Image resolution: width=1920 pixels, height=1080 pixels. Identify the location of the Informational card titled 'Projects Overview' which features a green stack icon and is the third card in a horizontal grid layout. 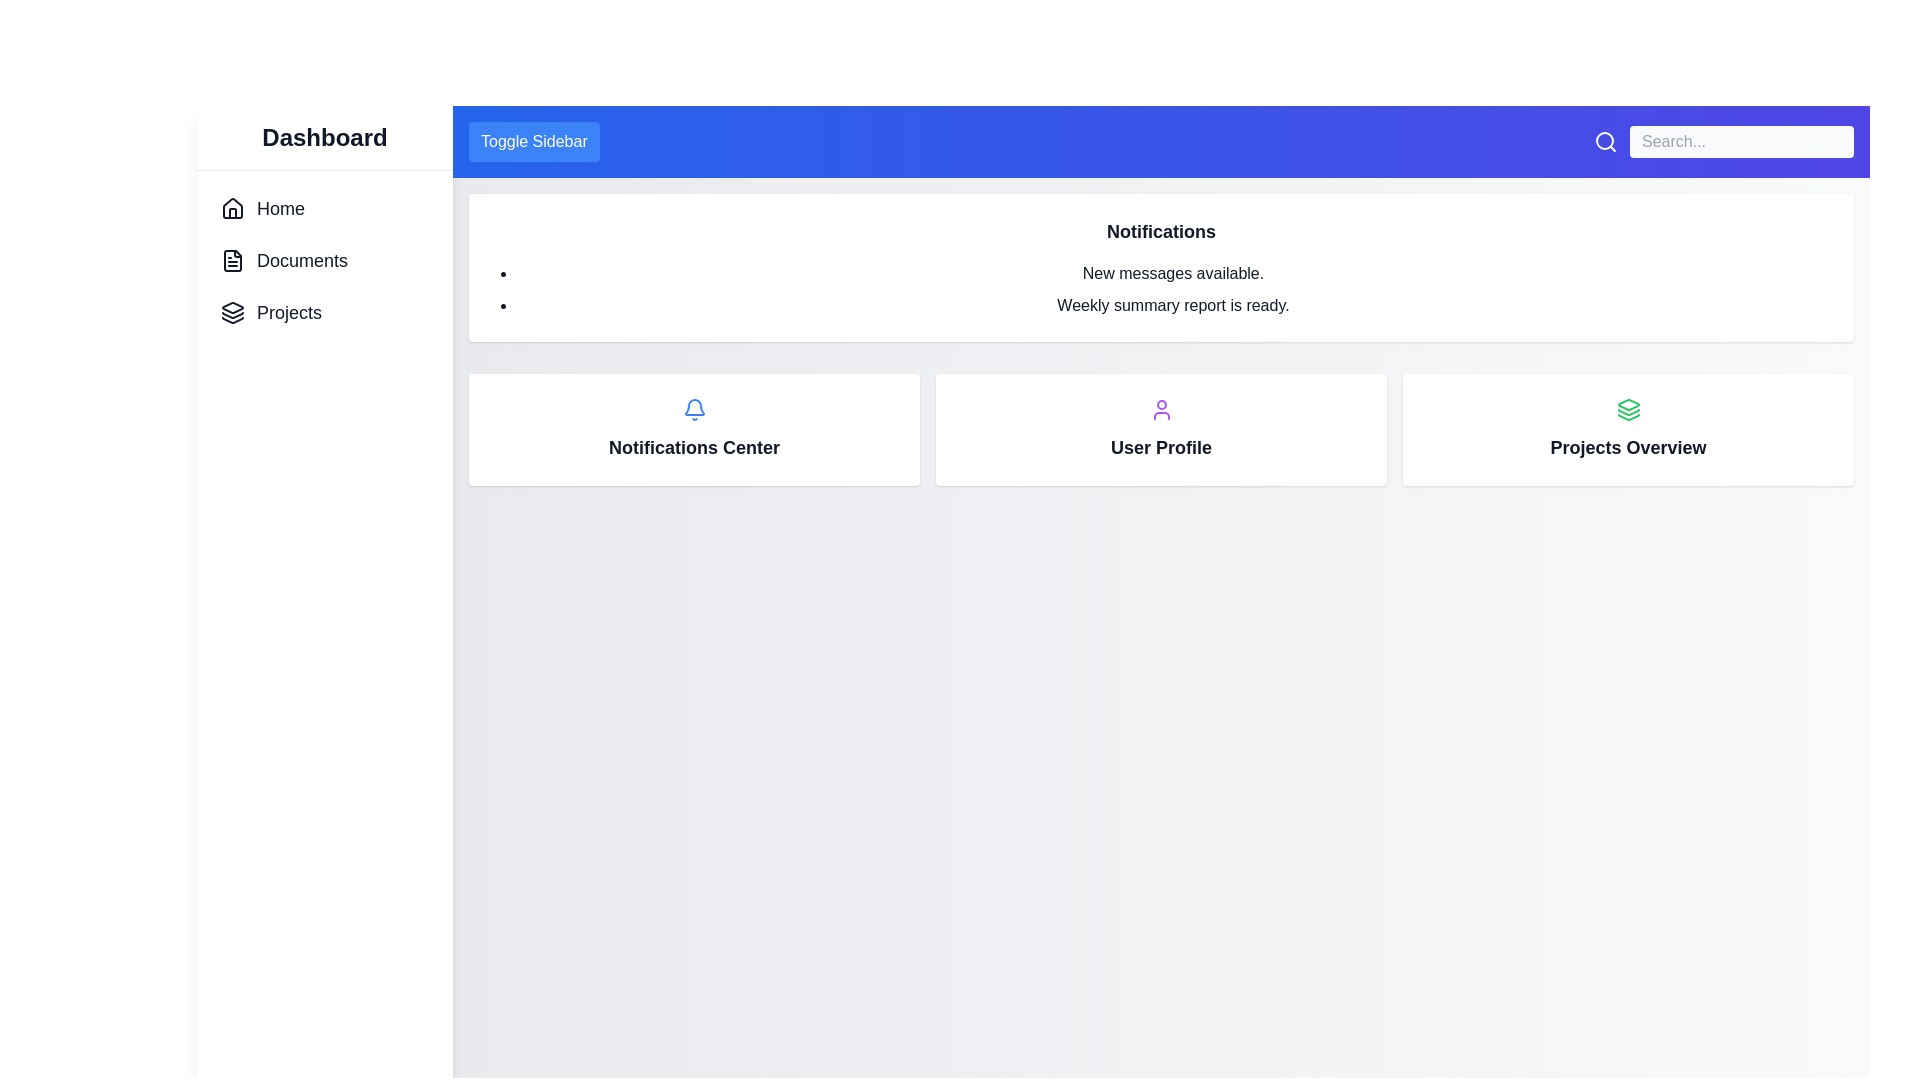
(1628, 428).